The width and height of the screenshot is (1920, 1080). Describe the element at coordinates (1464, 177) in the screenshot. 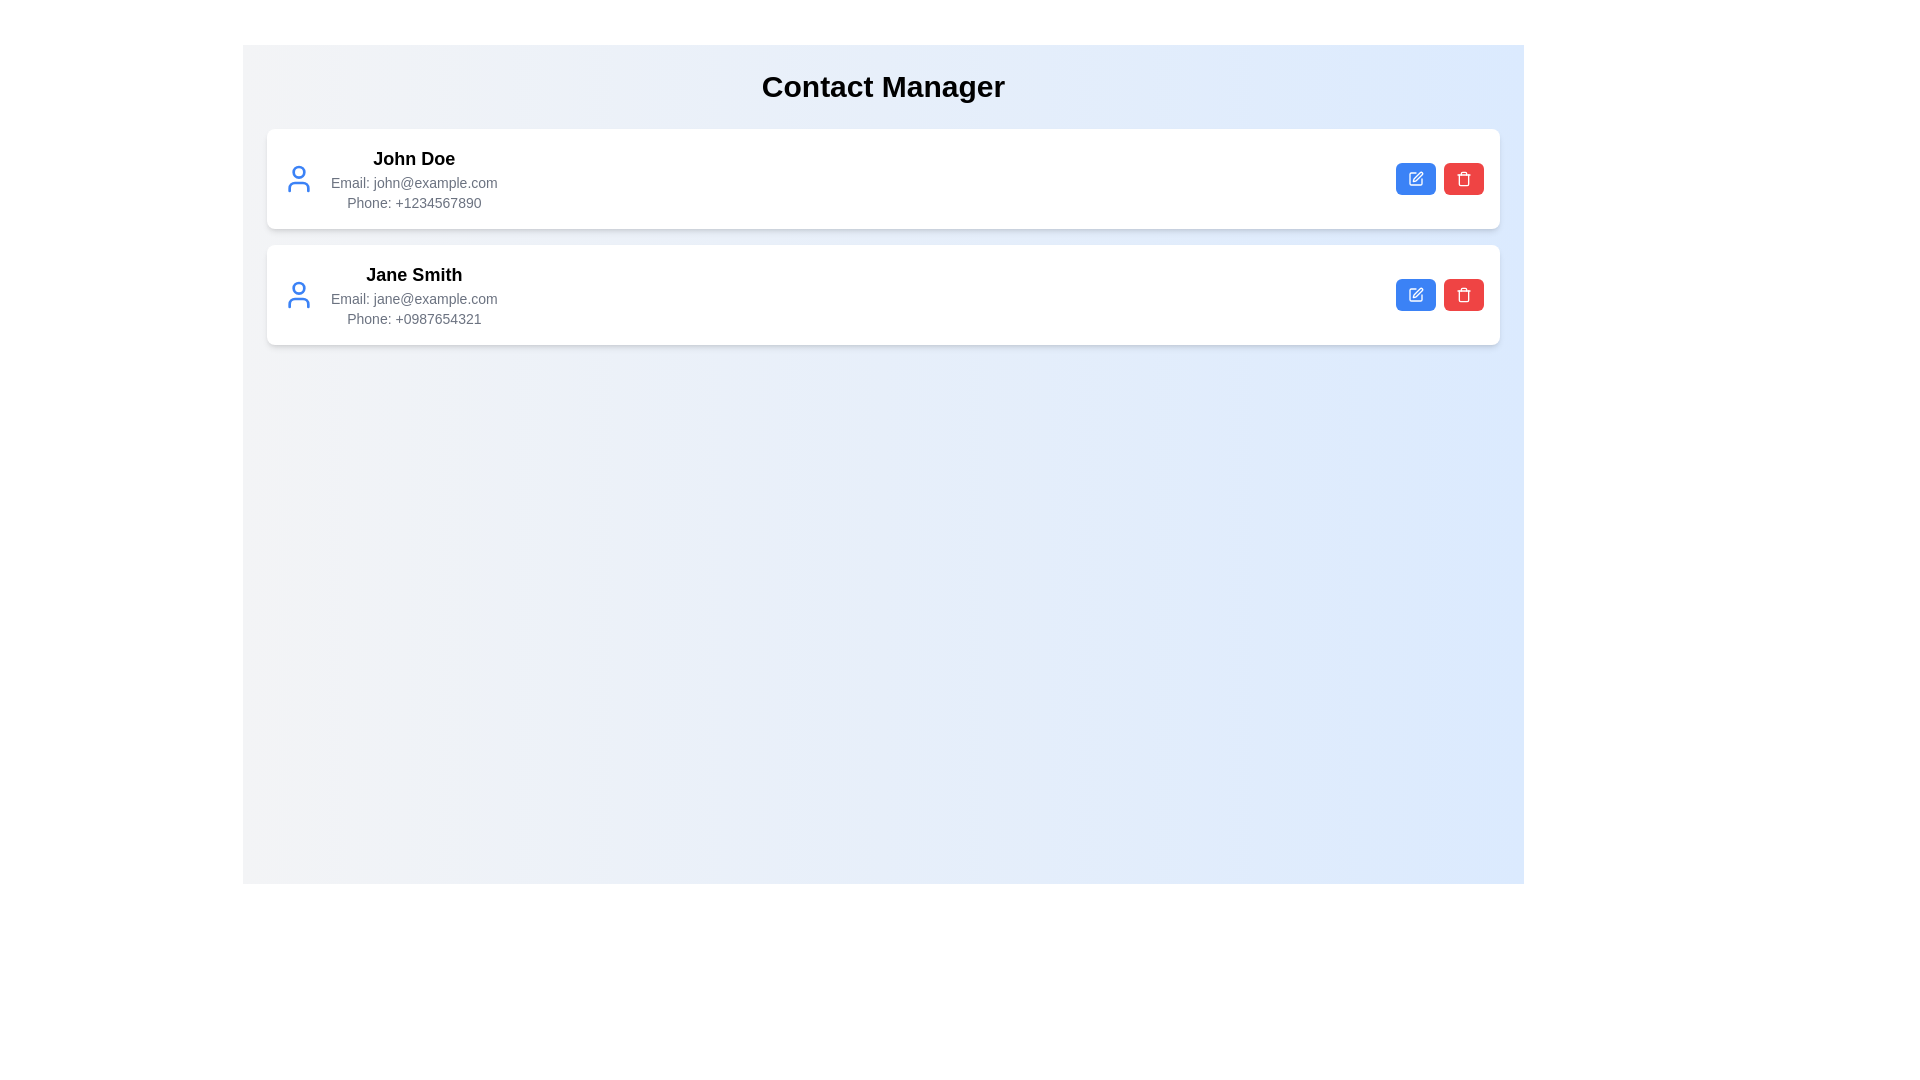

I see `the delete icon button in the second entry of the contact list, which is located to the right of a blue button` at that location.